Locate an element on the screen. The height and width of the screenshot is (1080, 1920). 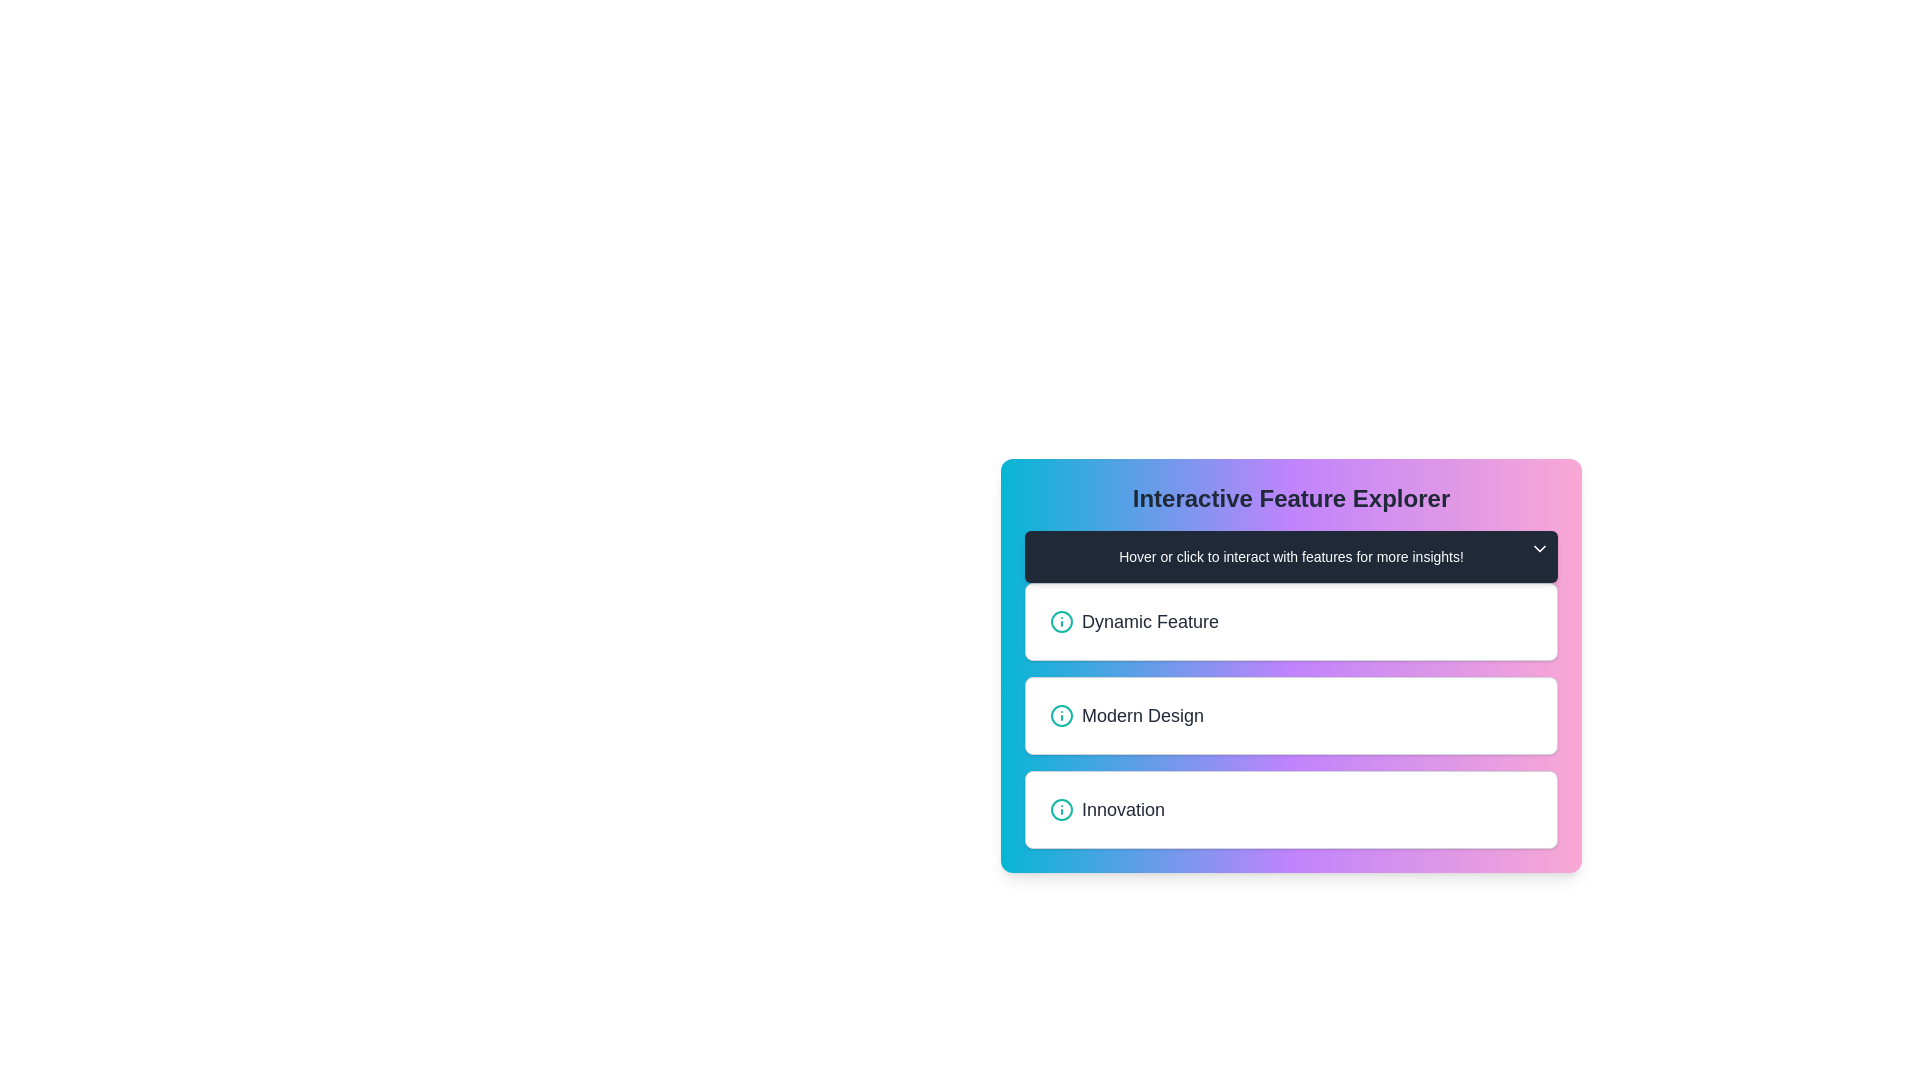
the circular icon with a teal outline located to the left of the text 'Dynamic Feature' is located at coordinates (1060, 620).